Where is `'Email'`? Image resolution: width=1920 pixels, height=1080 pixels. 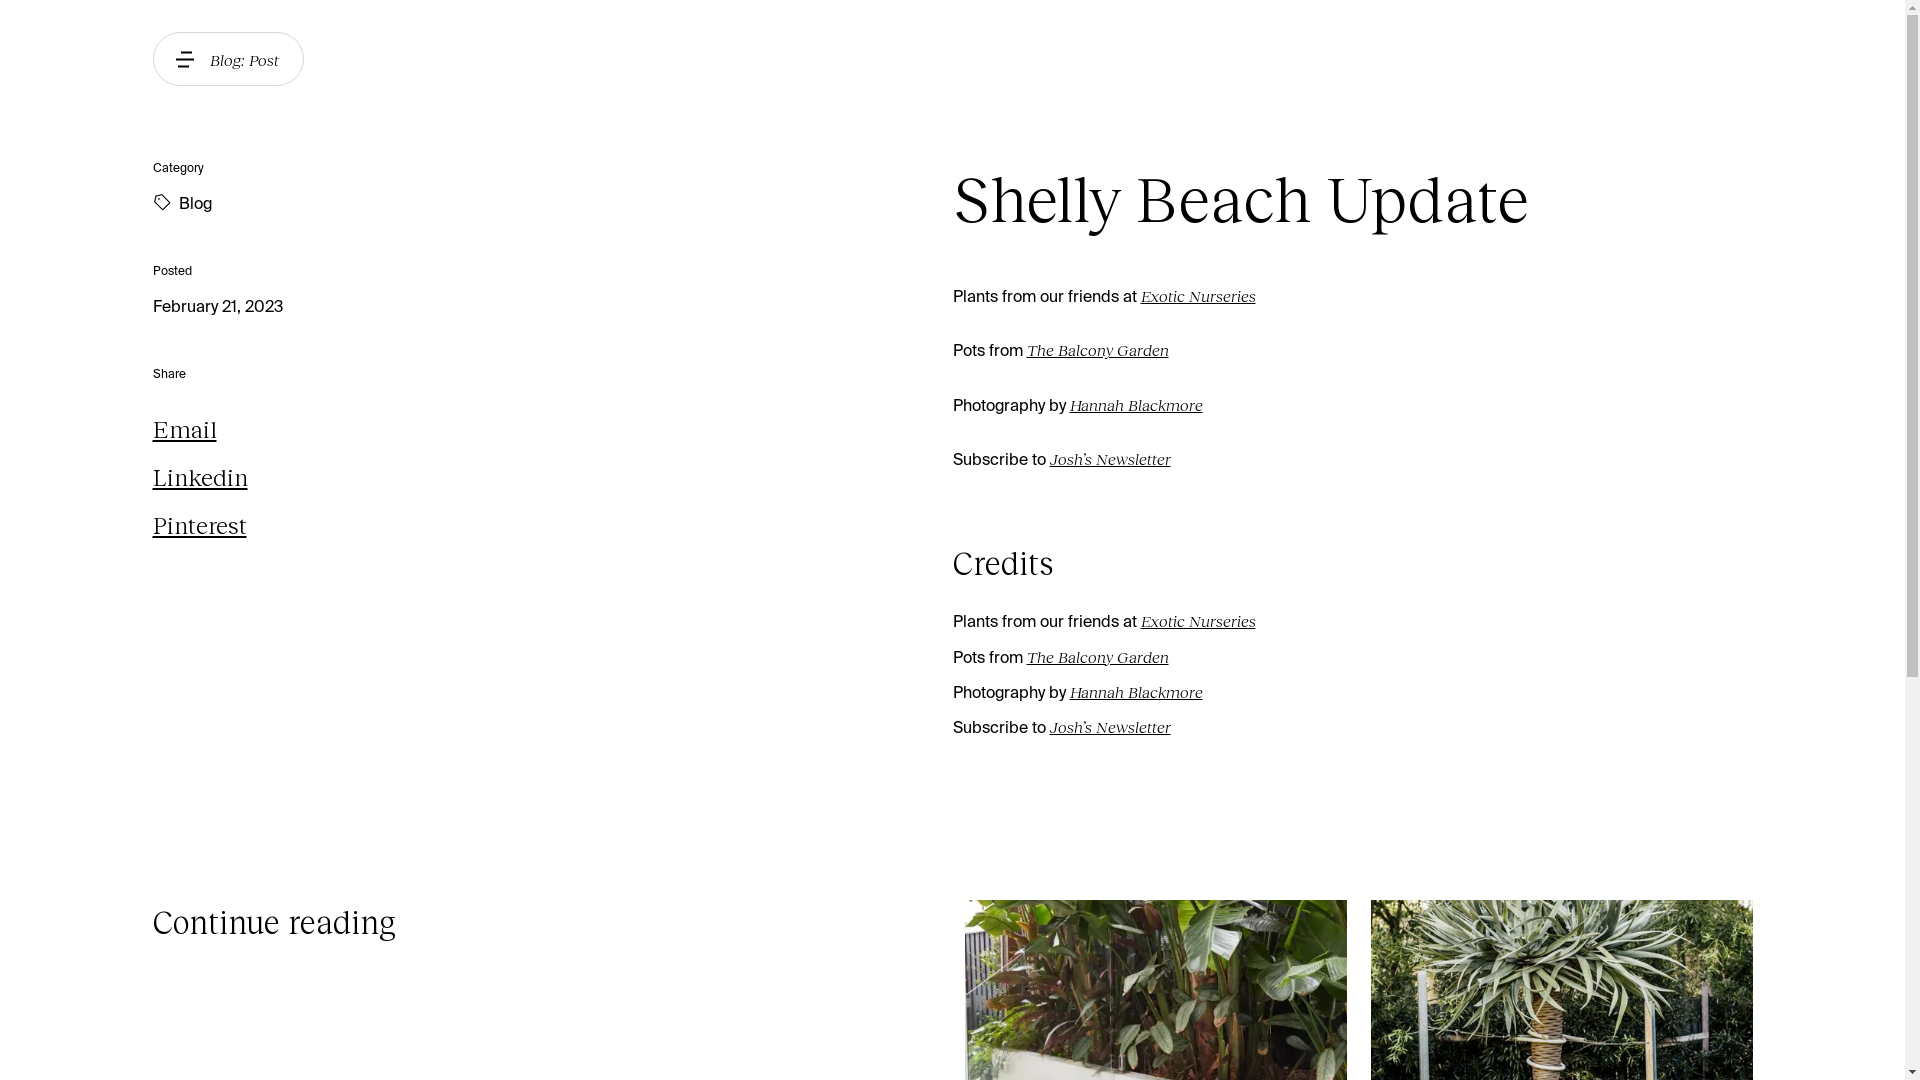 'Email' is located at coordinates (552, 427).